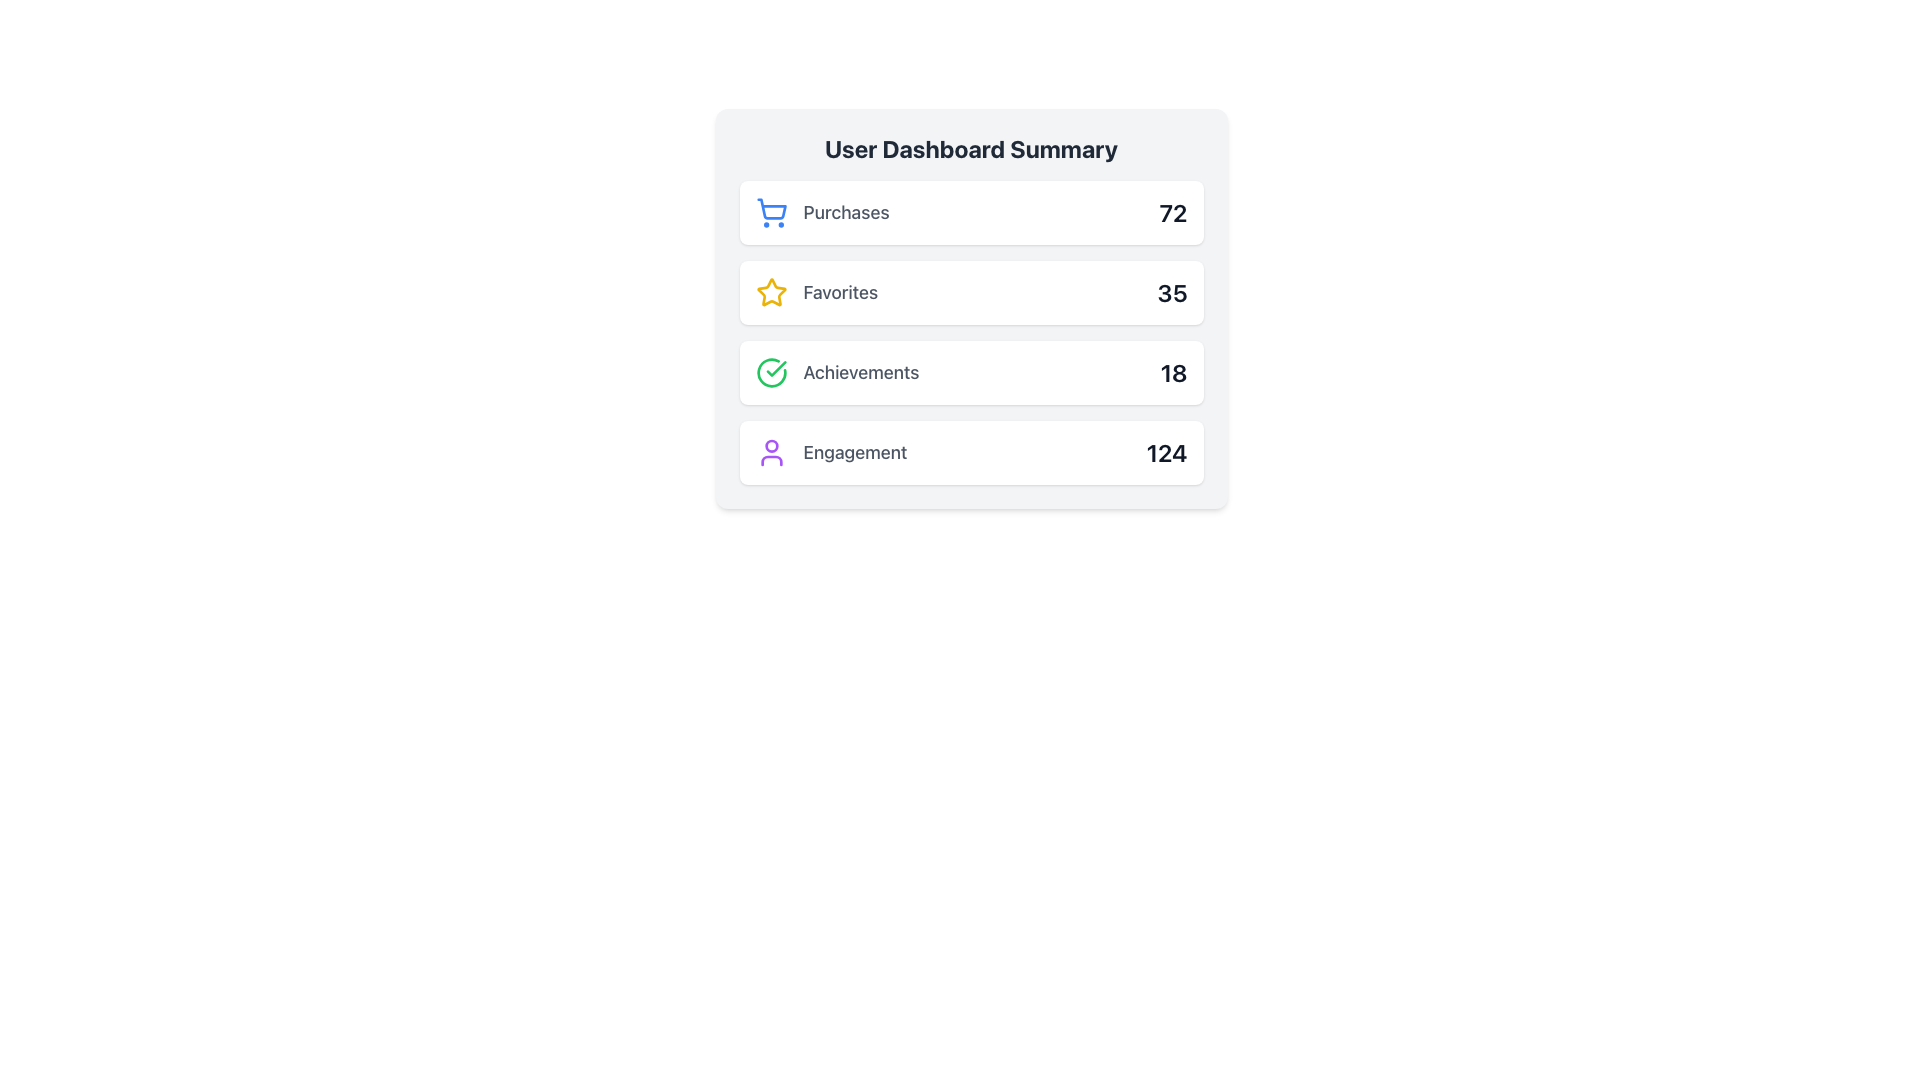  What do you see at coordinates (822, 212) in the screenshot?
I see `the 'Purchases' text label with the blue shopping cart icon located in the top-left of the User Dashboard Summary section` at bounding box center [822, 212].